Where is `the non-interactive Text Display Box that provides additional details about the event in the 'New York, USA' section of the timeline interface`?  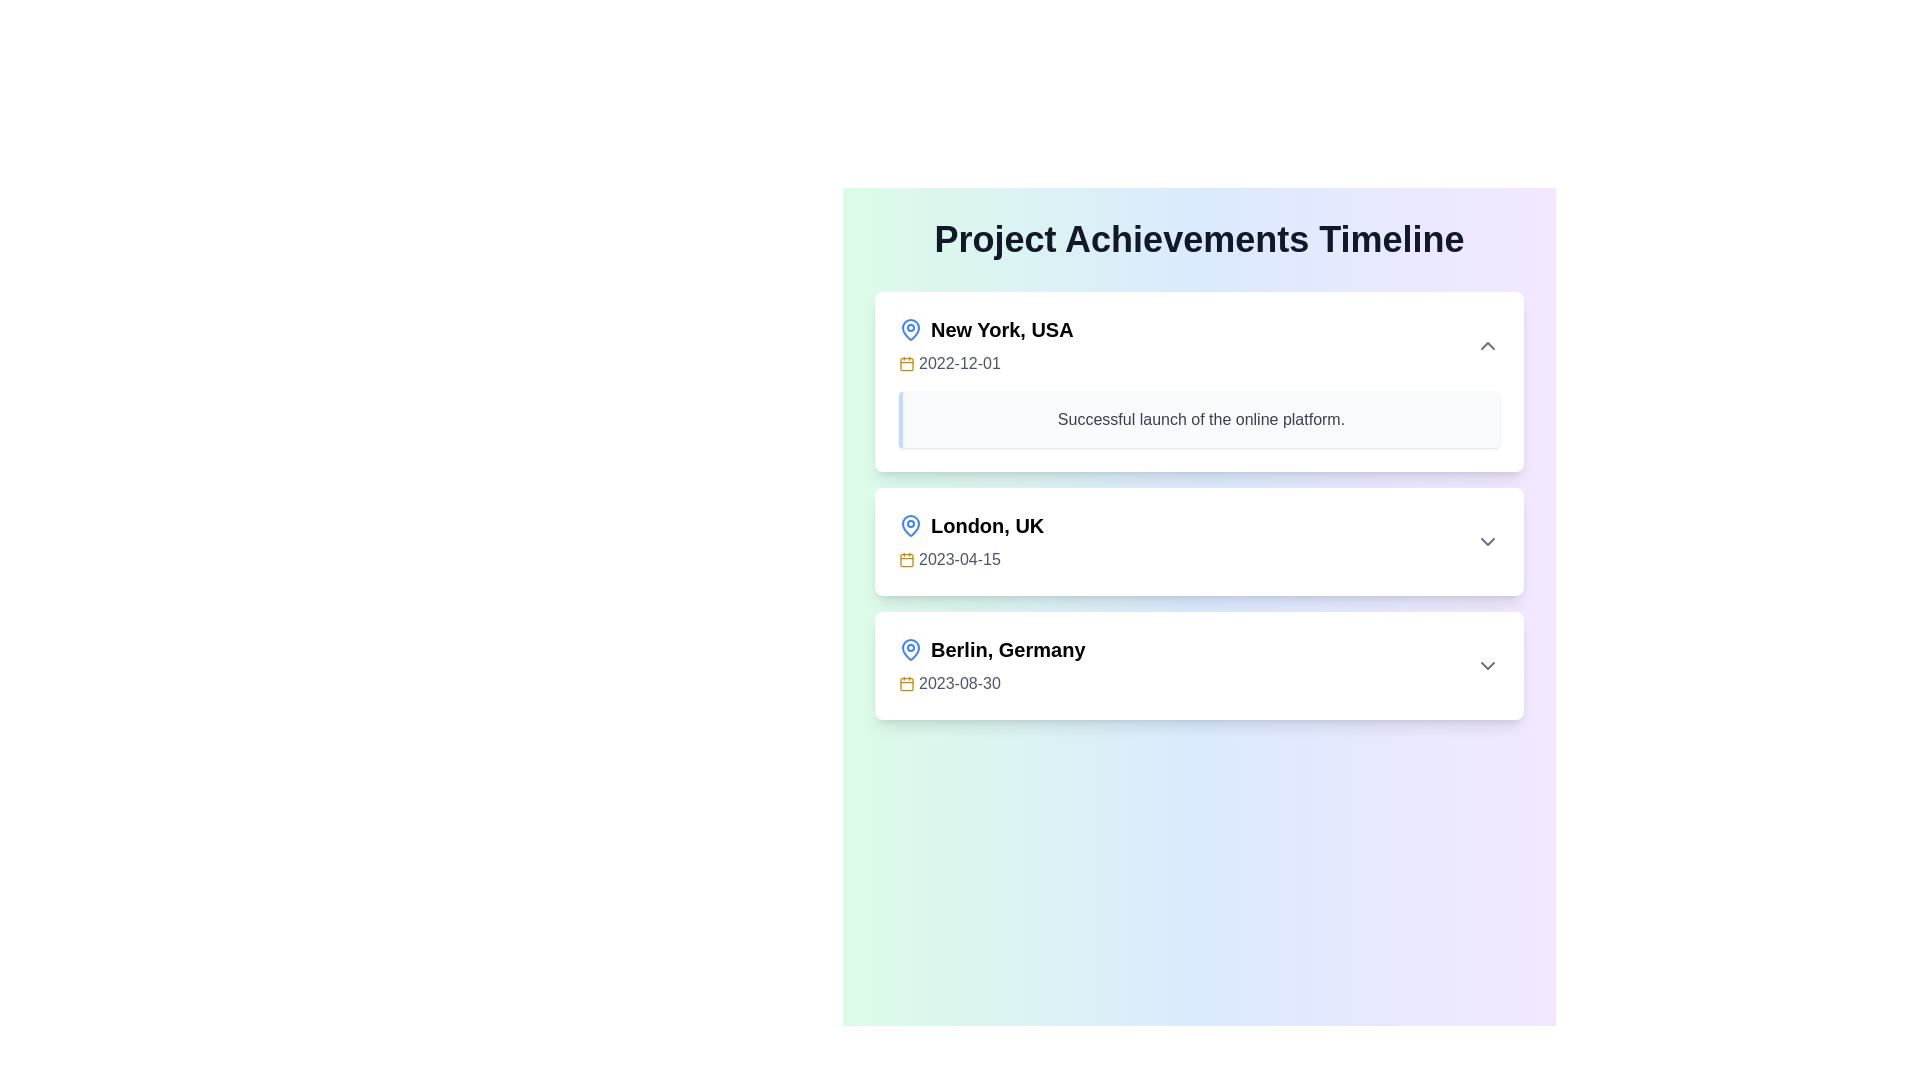
the non-interactive Text Display Box that provides additional details about the event in the 'New York, USA' section of the timeline interface is located at coordinates (1199, 419).